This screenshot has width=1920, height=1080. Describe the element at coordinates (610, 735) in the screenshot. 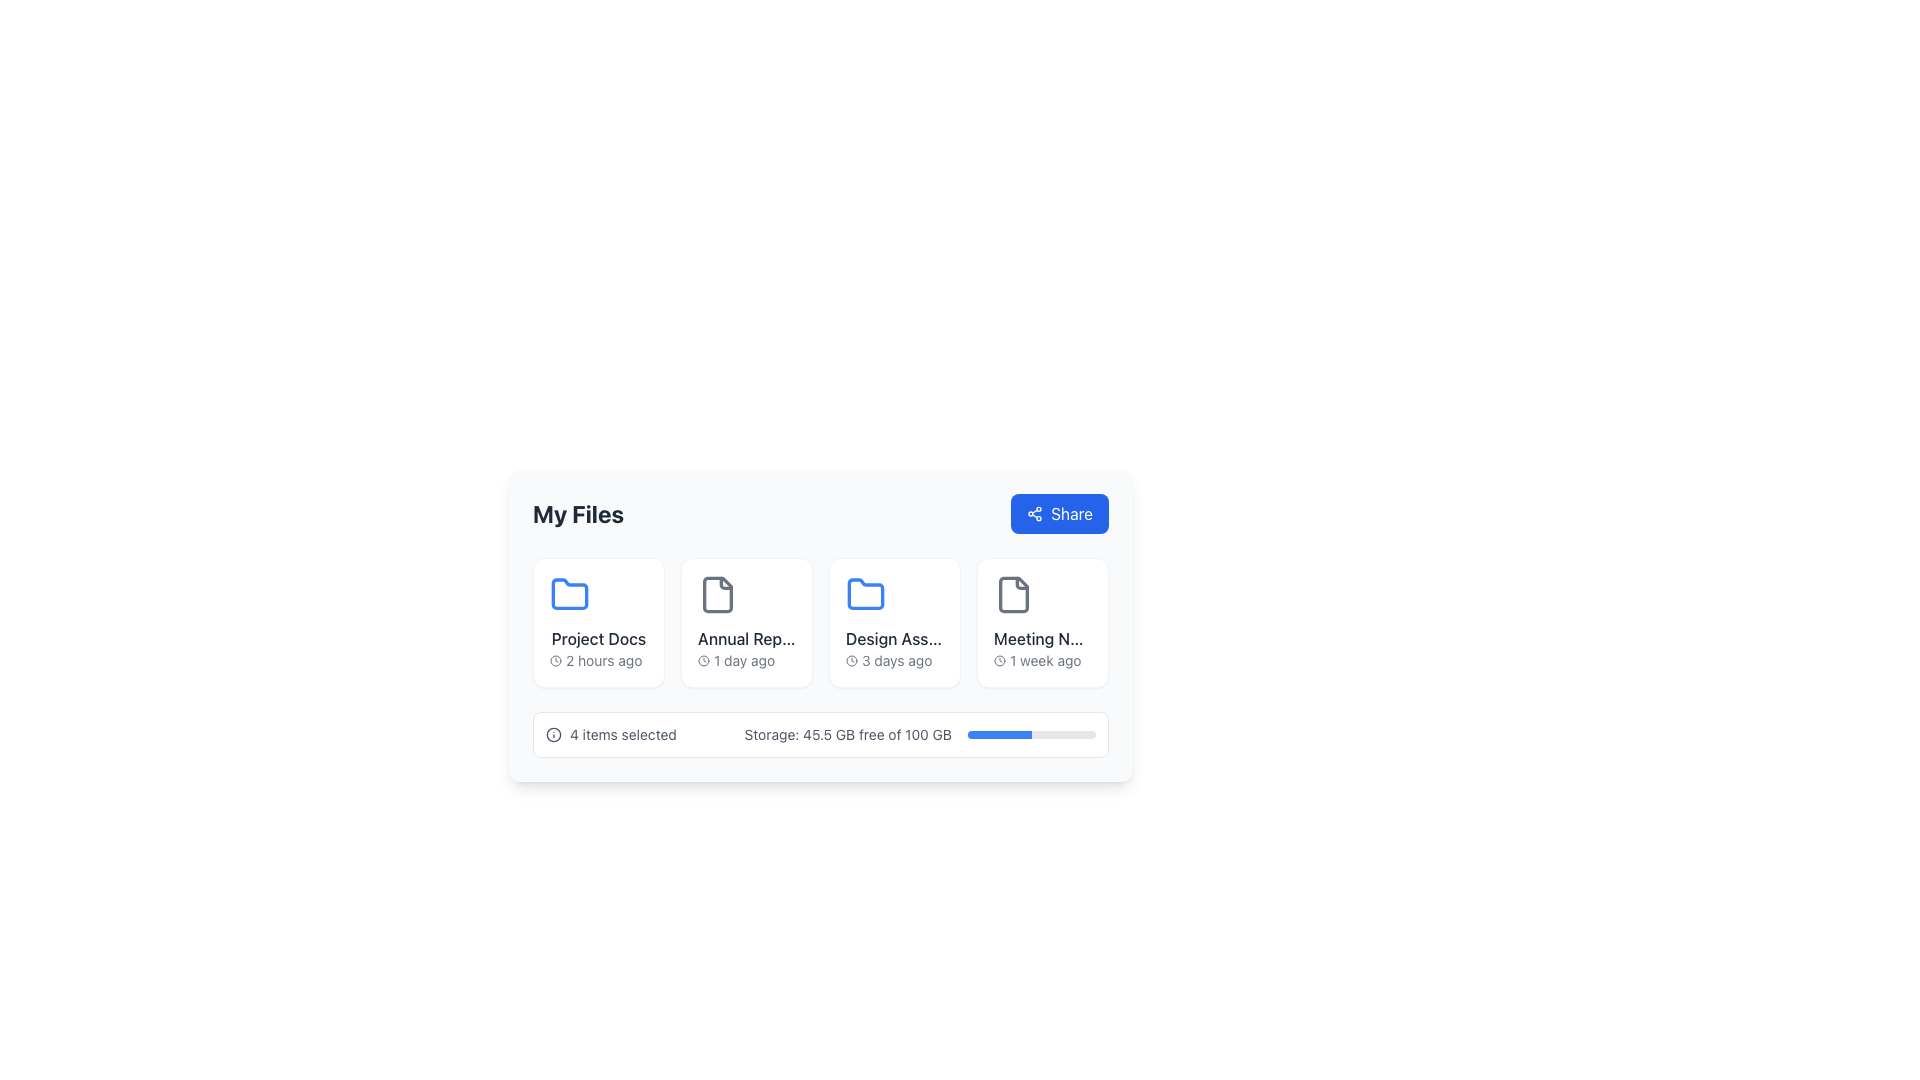

I see `the text label that reads '4 items selected', which includes an information symbol on its left, positioned above a storage usage bar` at that location.